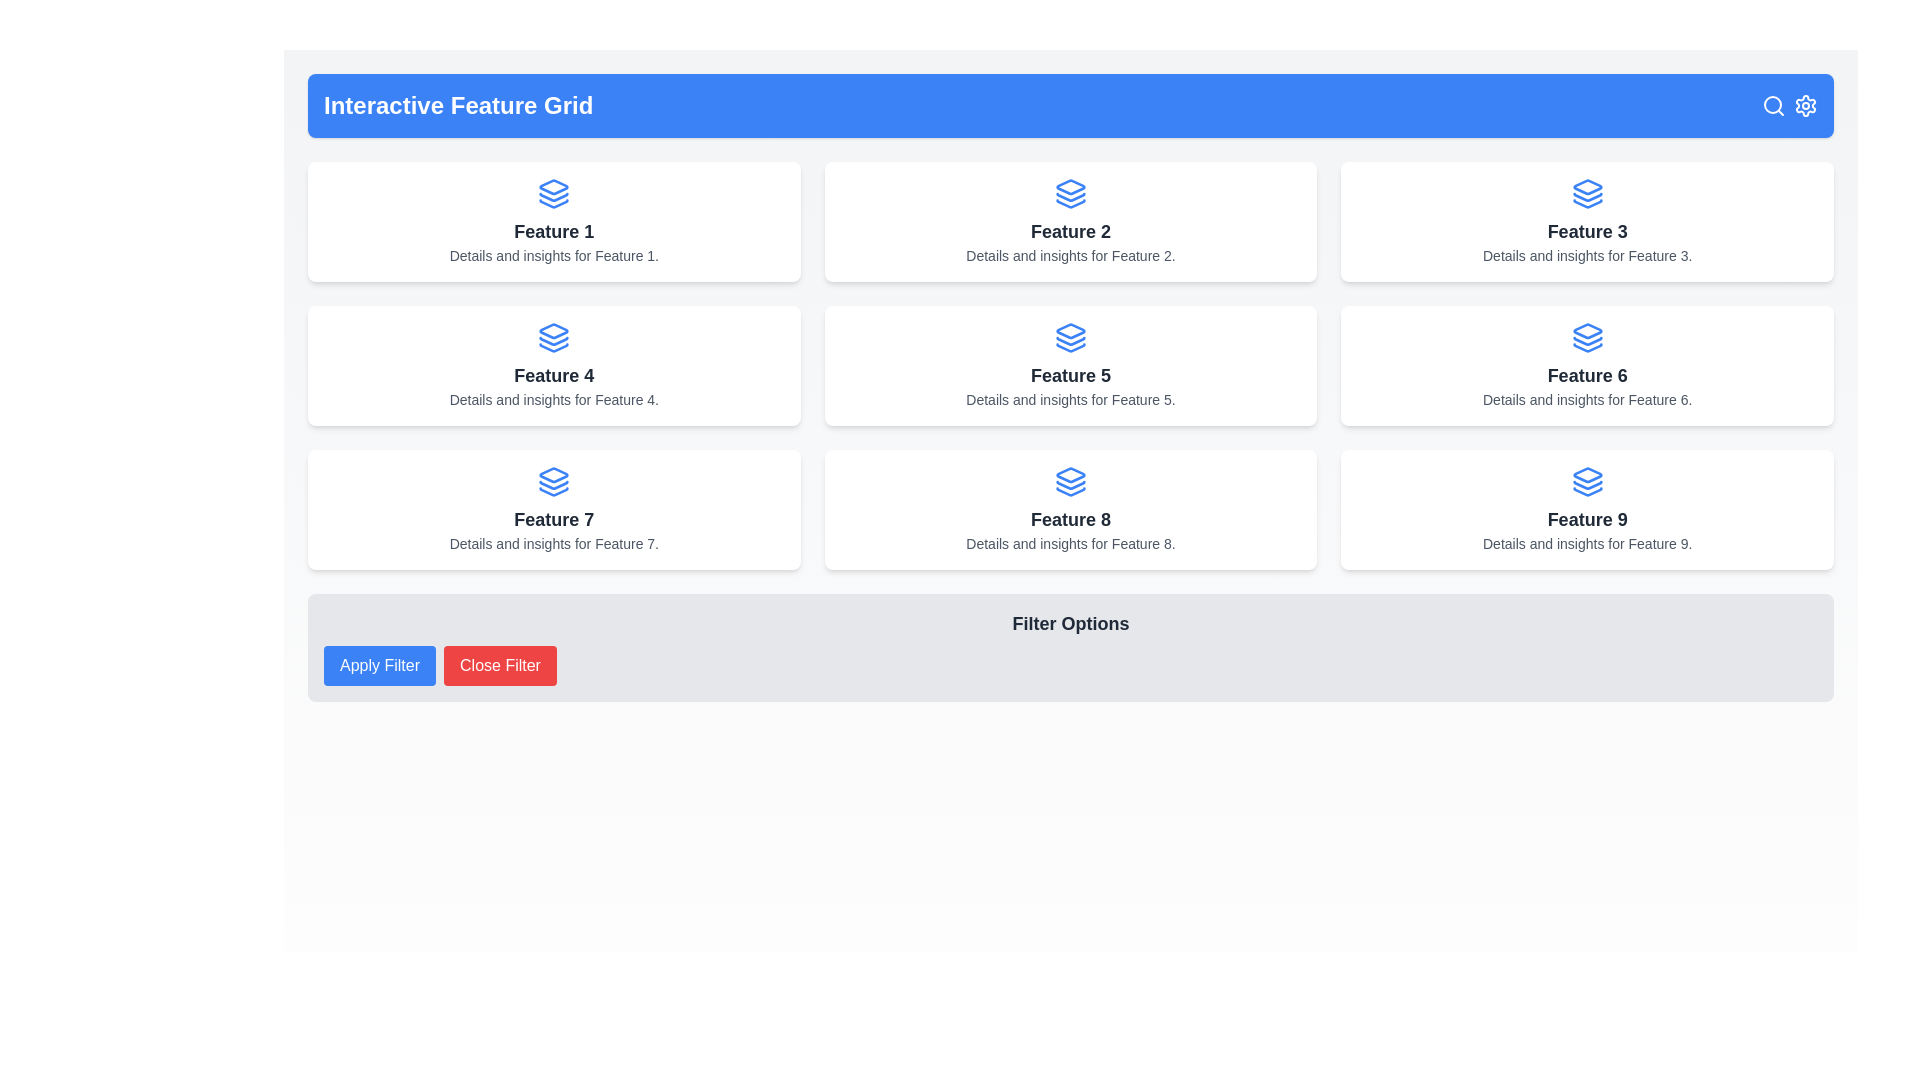 The height and width of the screenshot is (1080, 1920). I want to click on the circular SVG element resembling the lens of the magnifying glass located in the top-right corner of the blue header bar to initiate a search function, so click(1772, 104).